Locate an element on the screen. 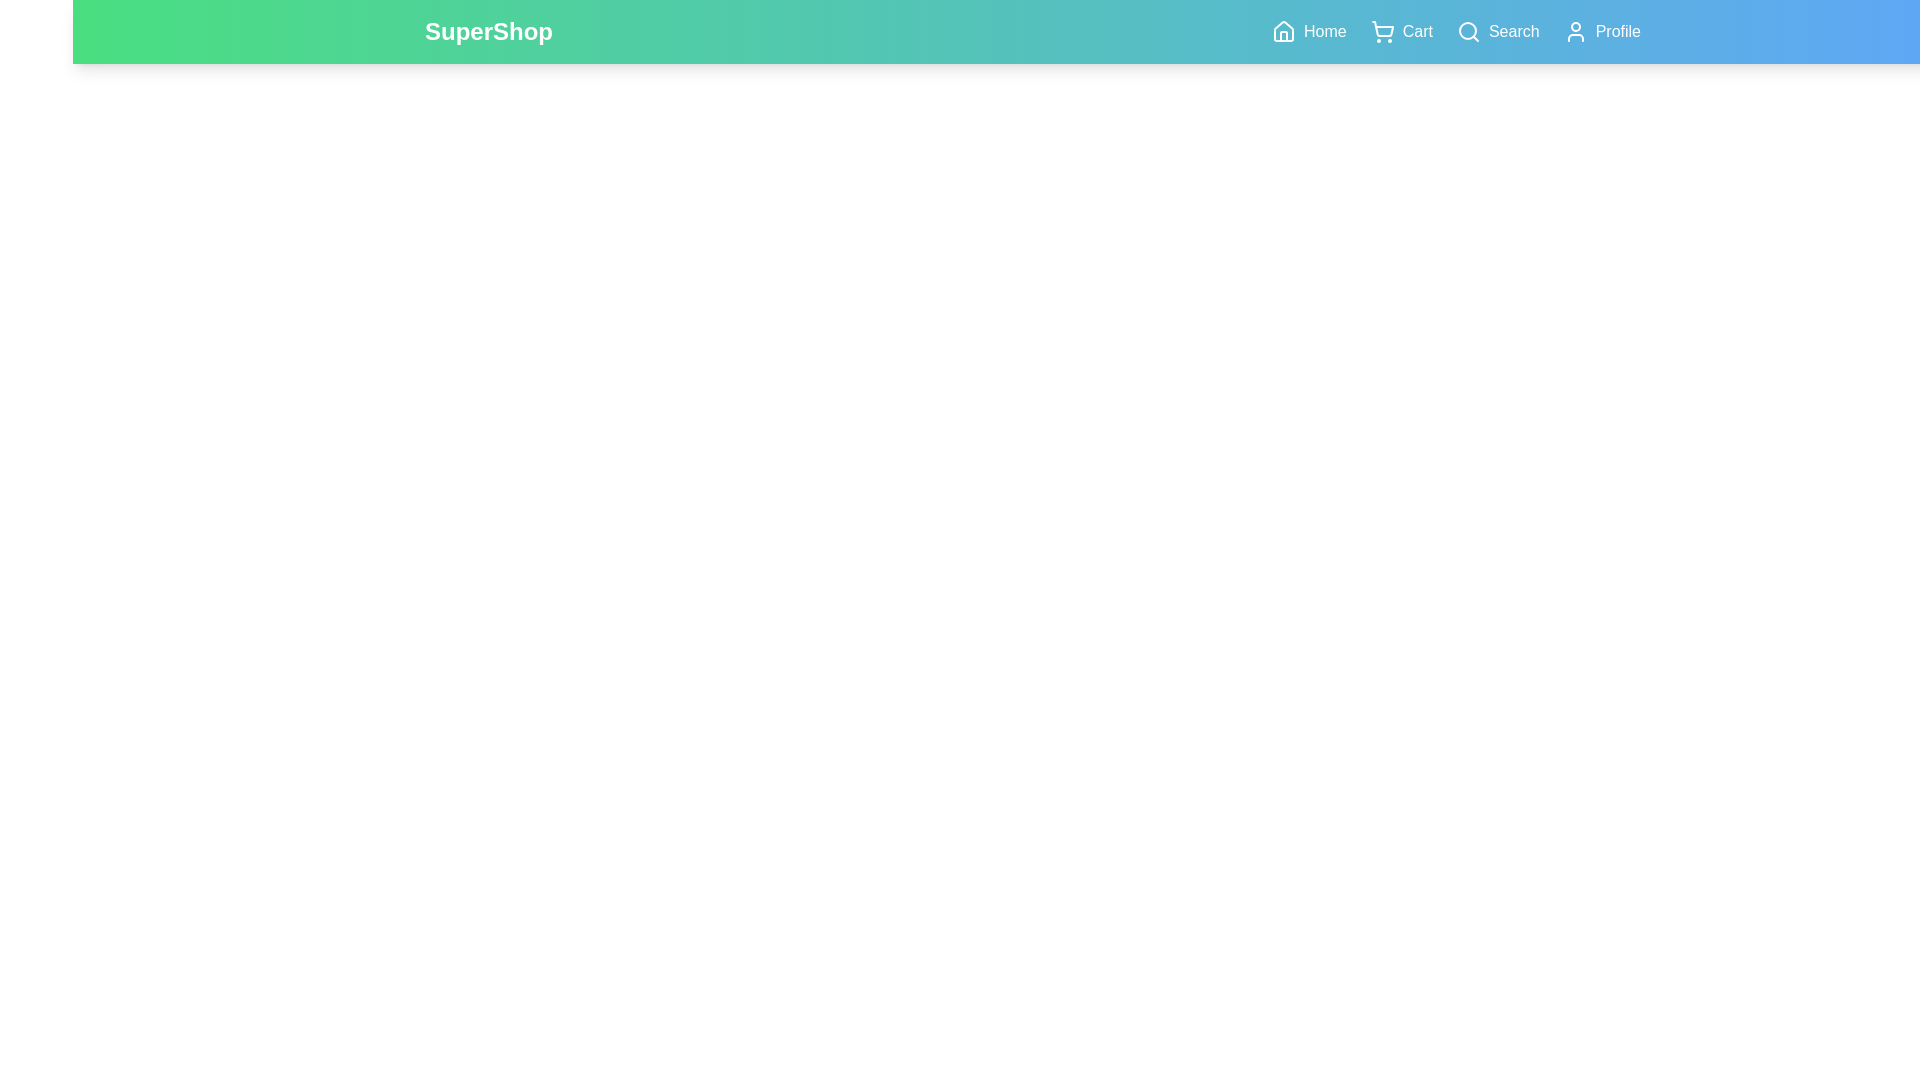 This screenshot has height=1080, width=1920. the 'Cart' text label in the navigation bar is located at coordinates (1416, 31).